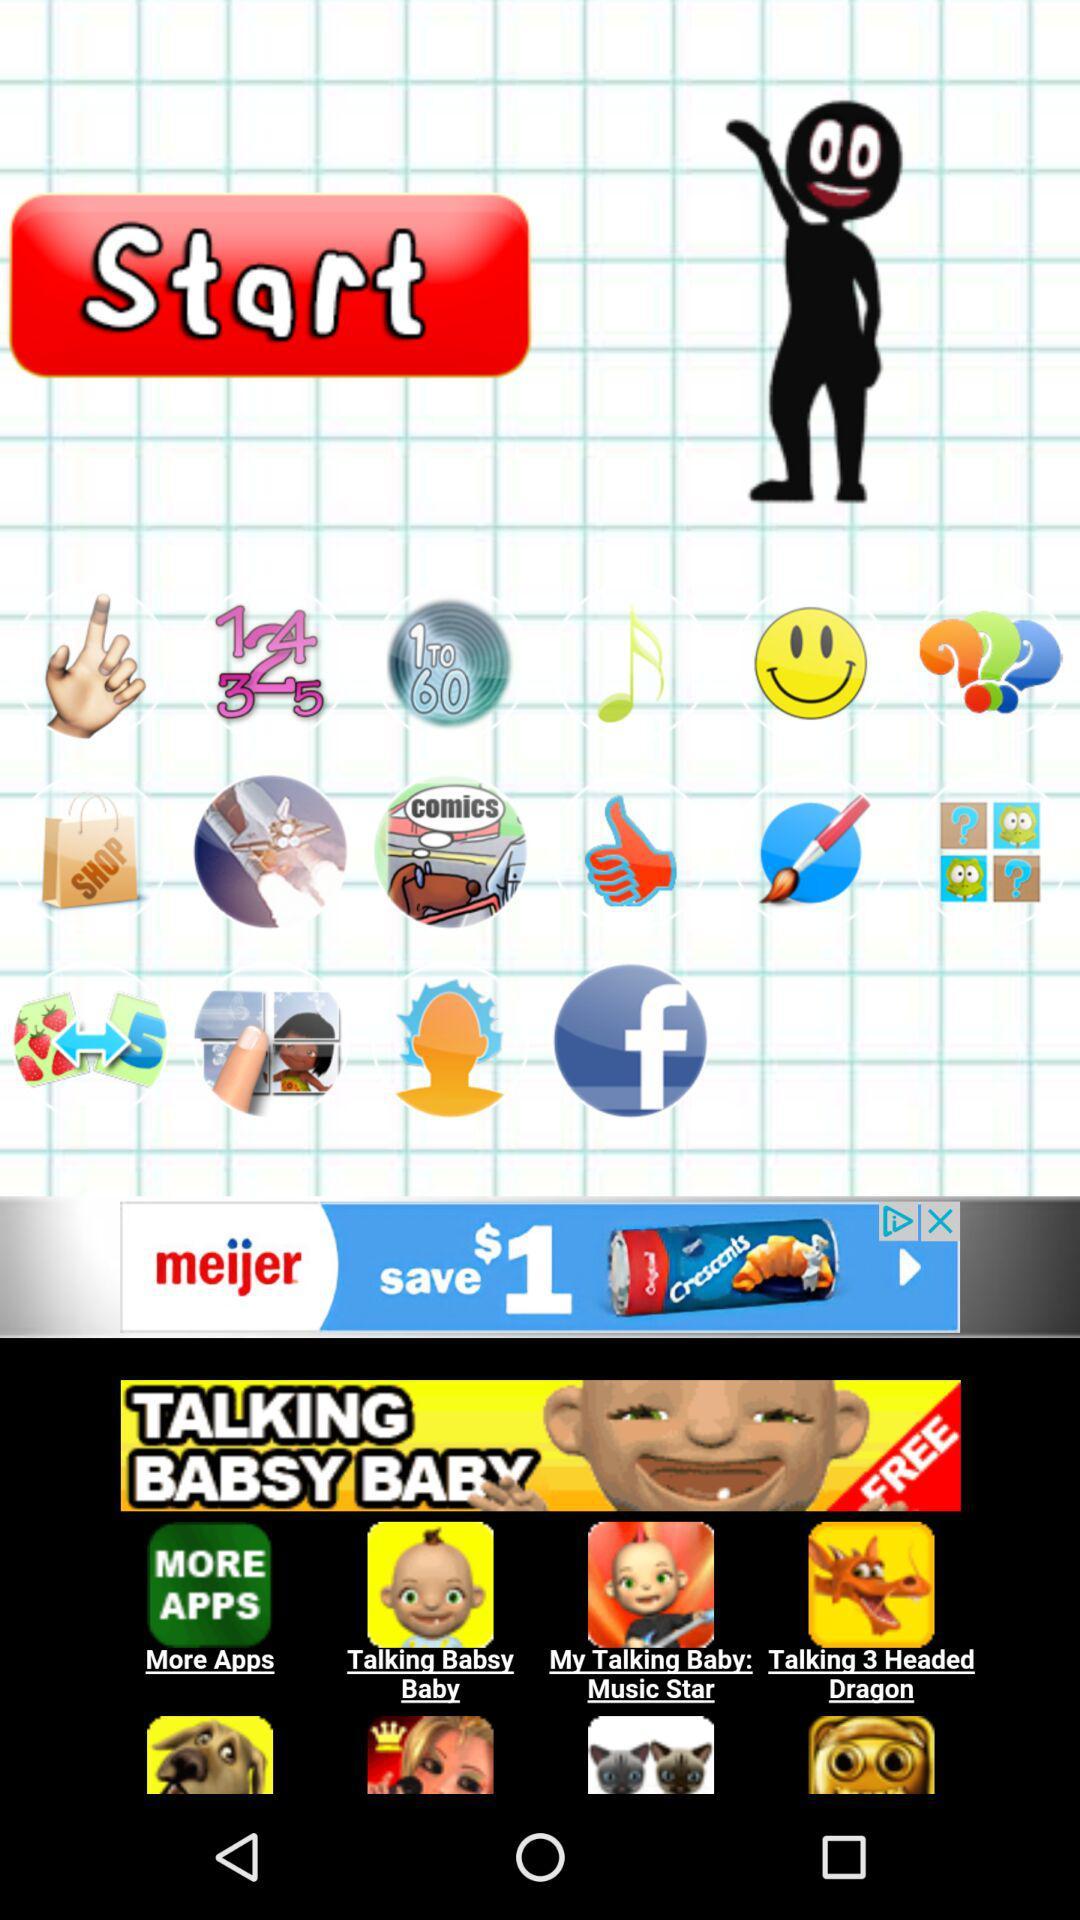 Image resolution: width=1080 pixels, height=1920 pixels. I want to click on button to choose icon, so click(88, 851).